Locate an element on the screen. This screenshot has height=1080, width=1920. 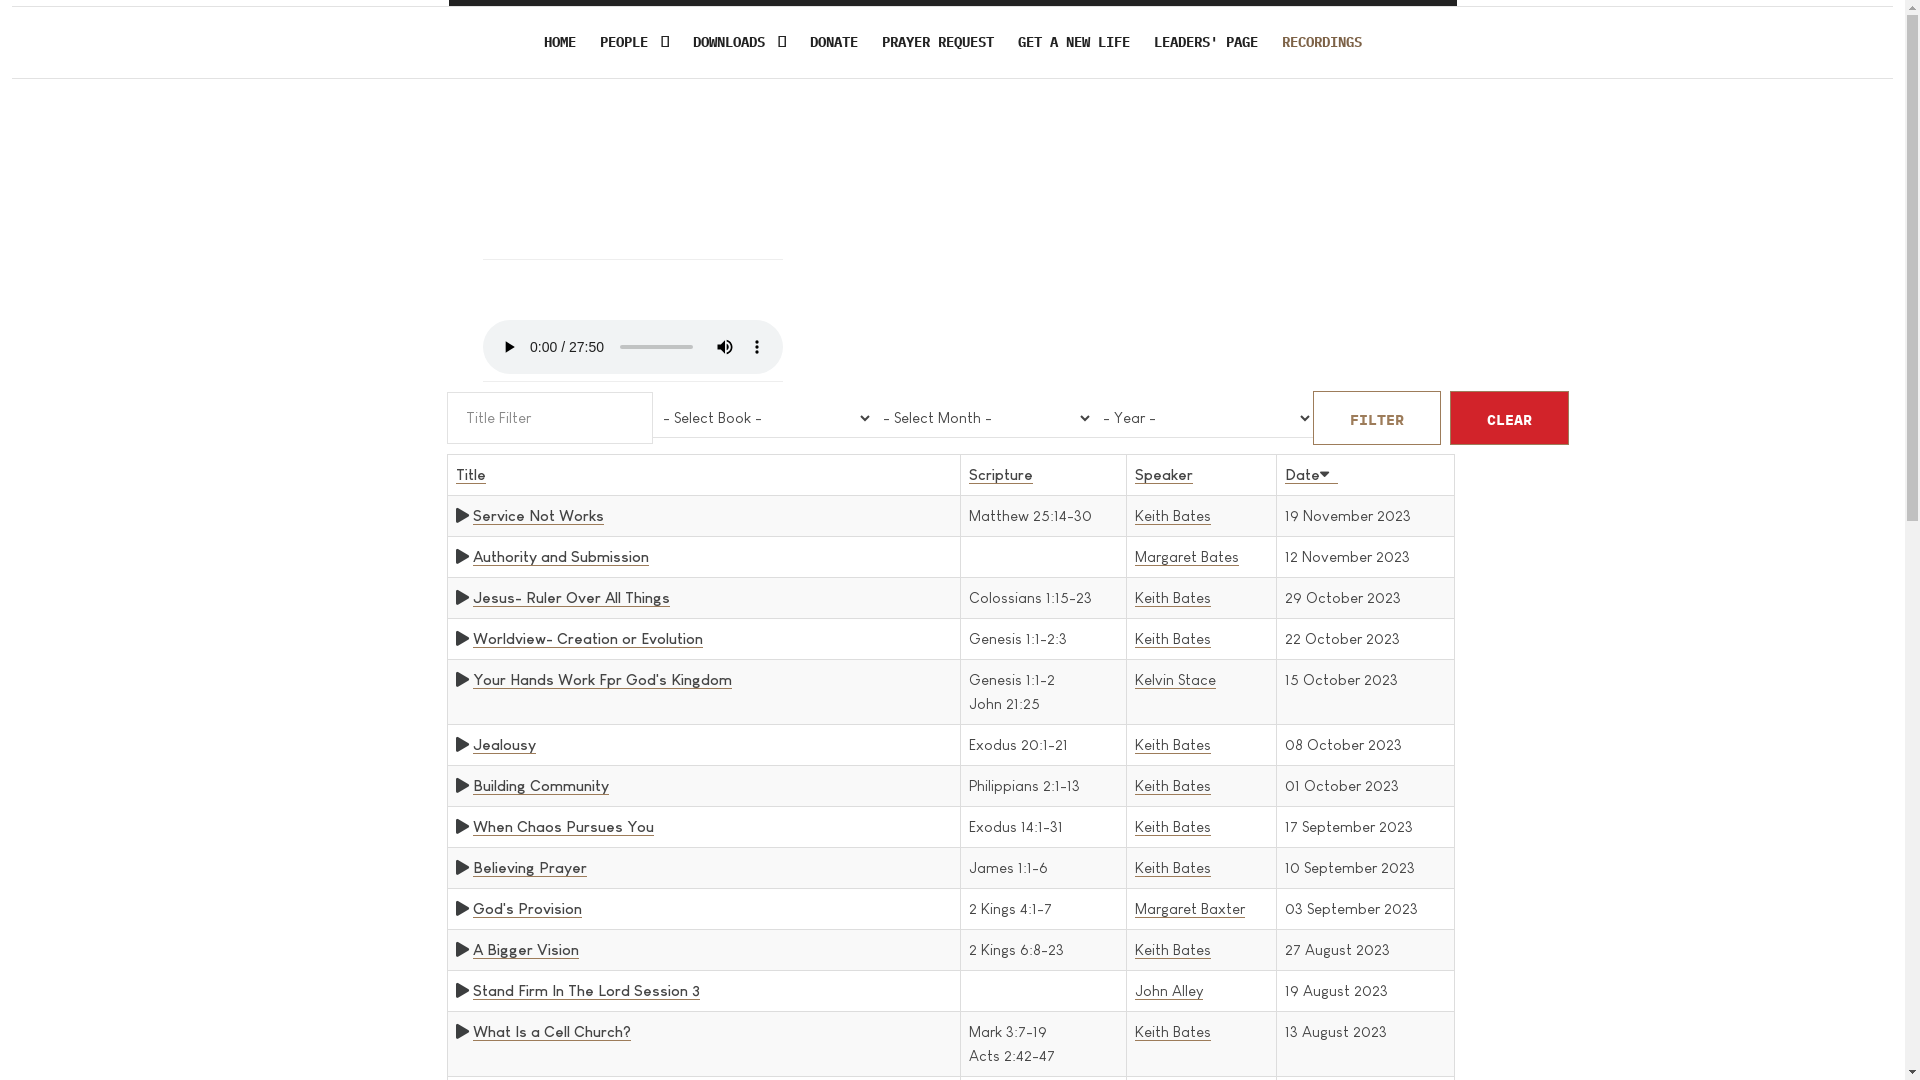
'A Bigger Vision' is located at coordinates (524, 948).